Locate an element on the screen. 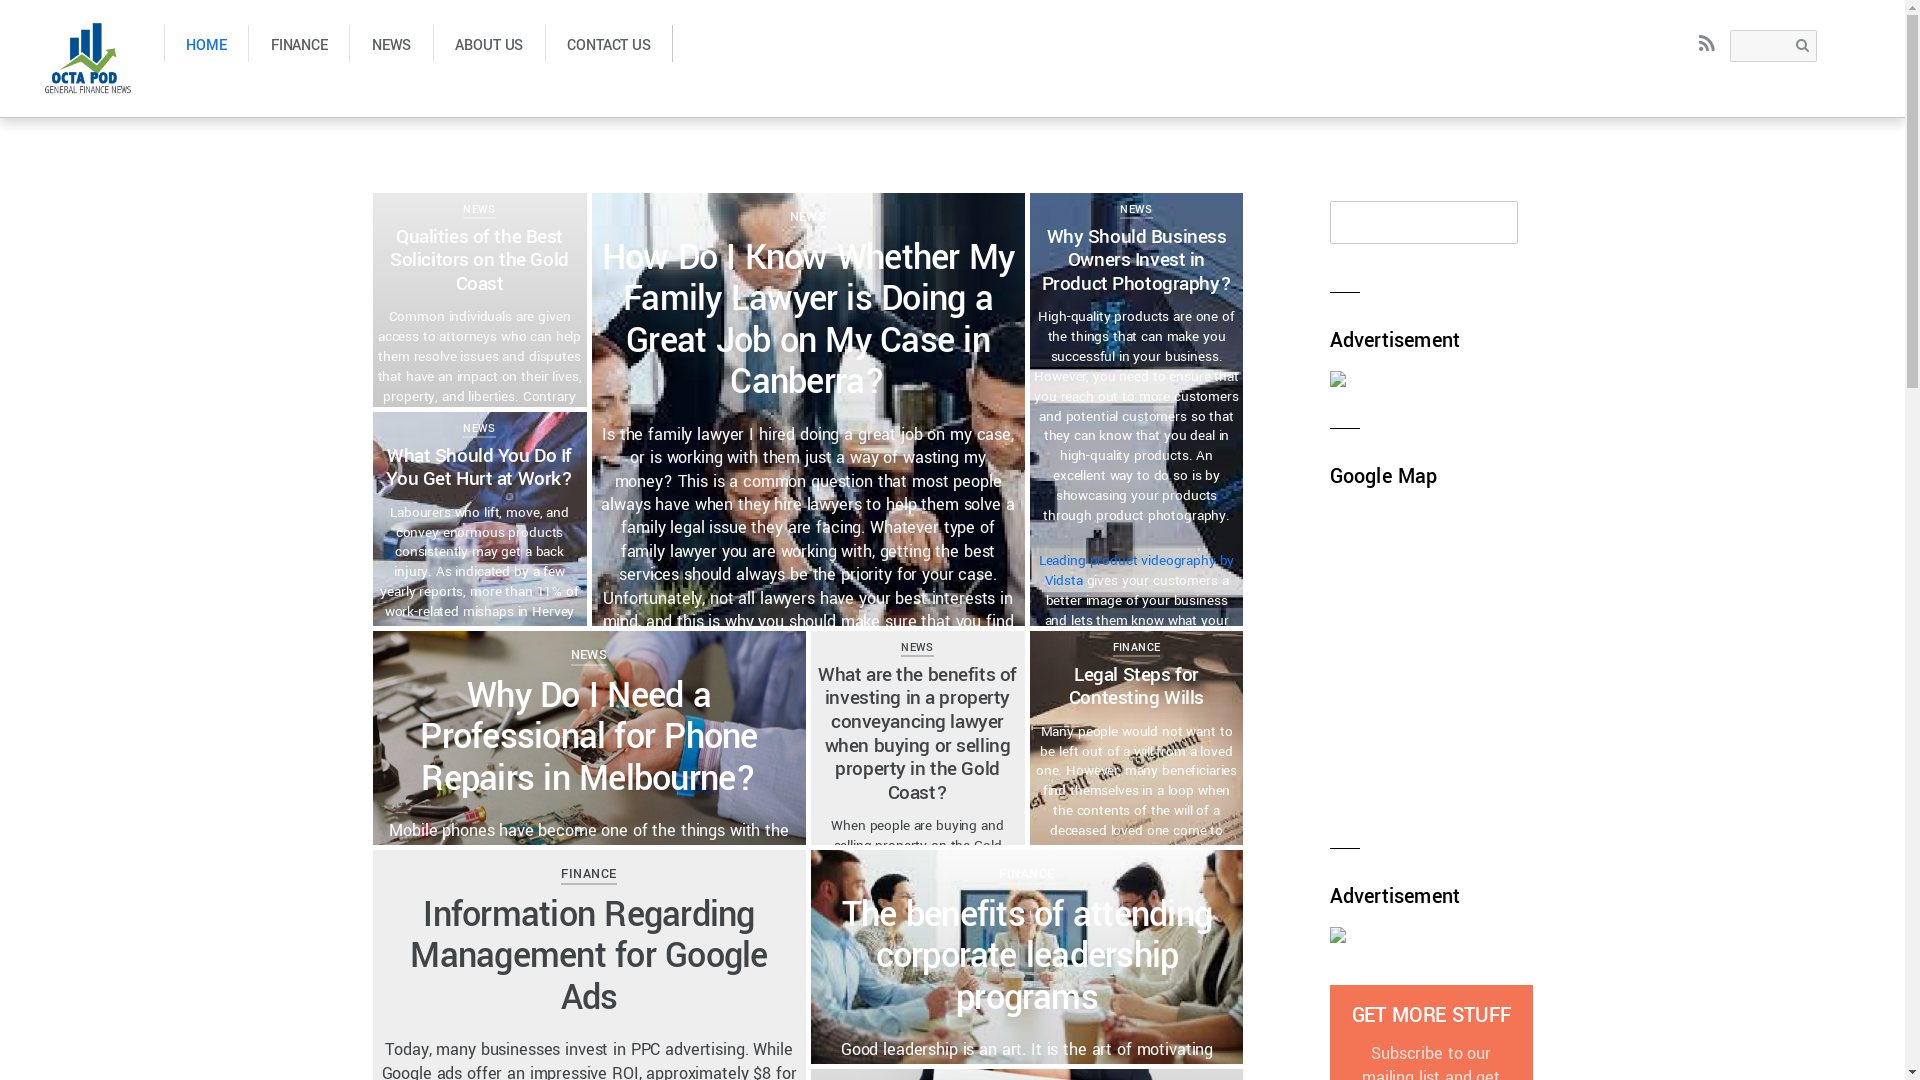 This screenshot has height=1080, width=1920. 'FINANCE' is located at coordinates (1137, 647).